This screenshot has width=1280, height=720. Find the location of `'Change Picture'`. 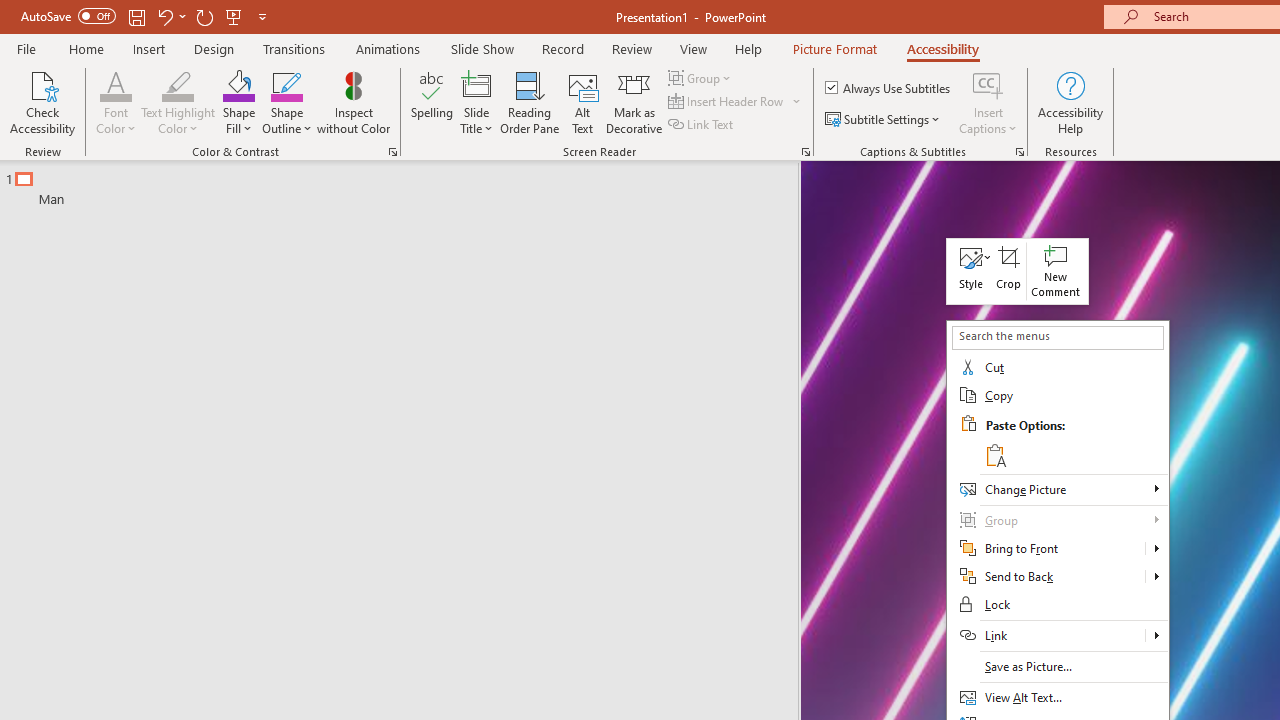

'Change Picture' is located at coordinates (1056, 489).